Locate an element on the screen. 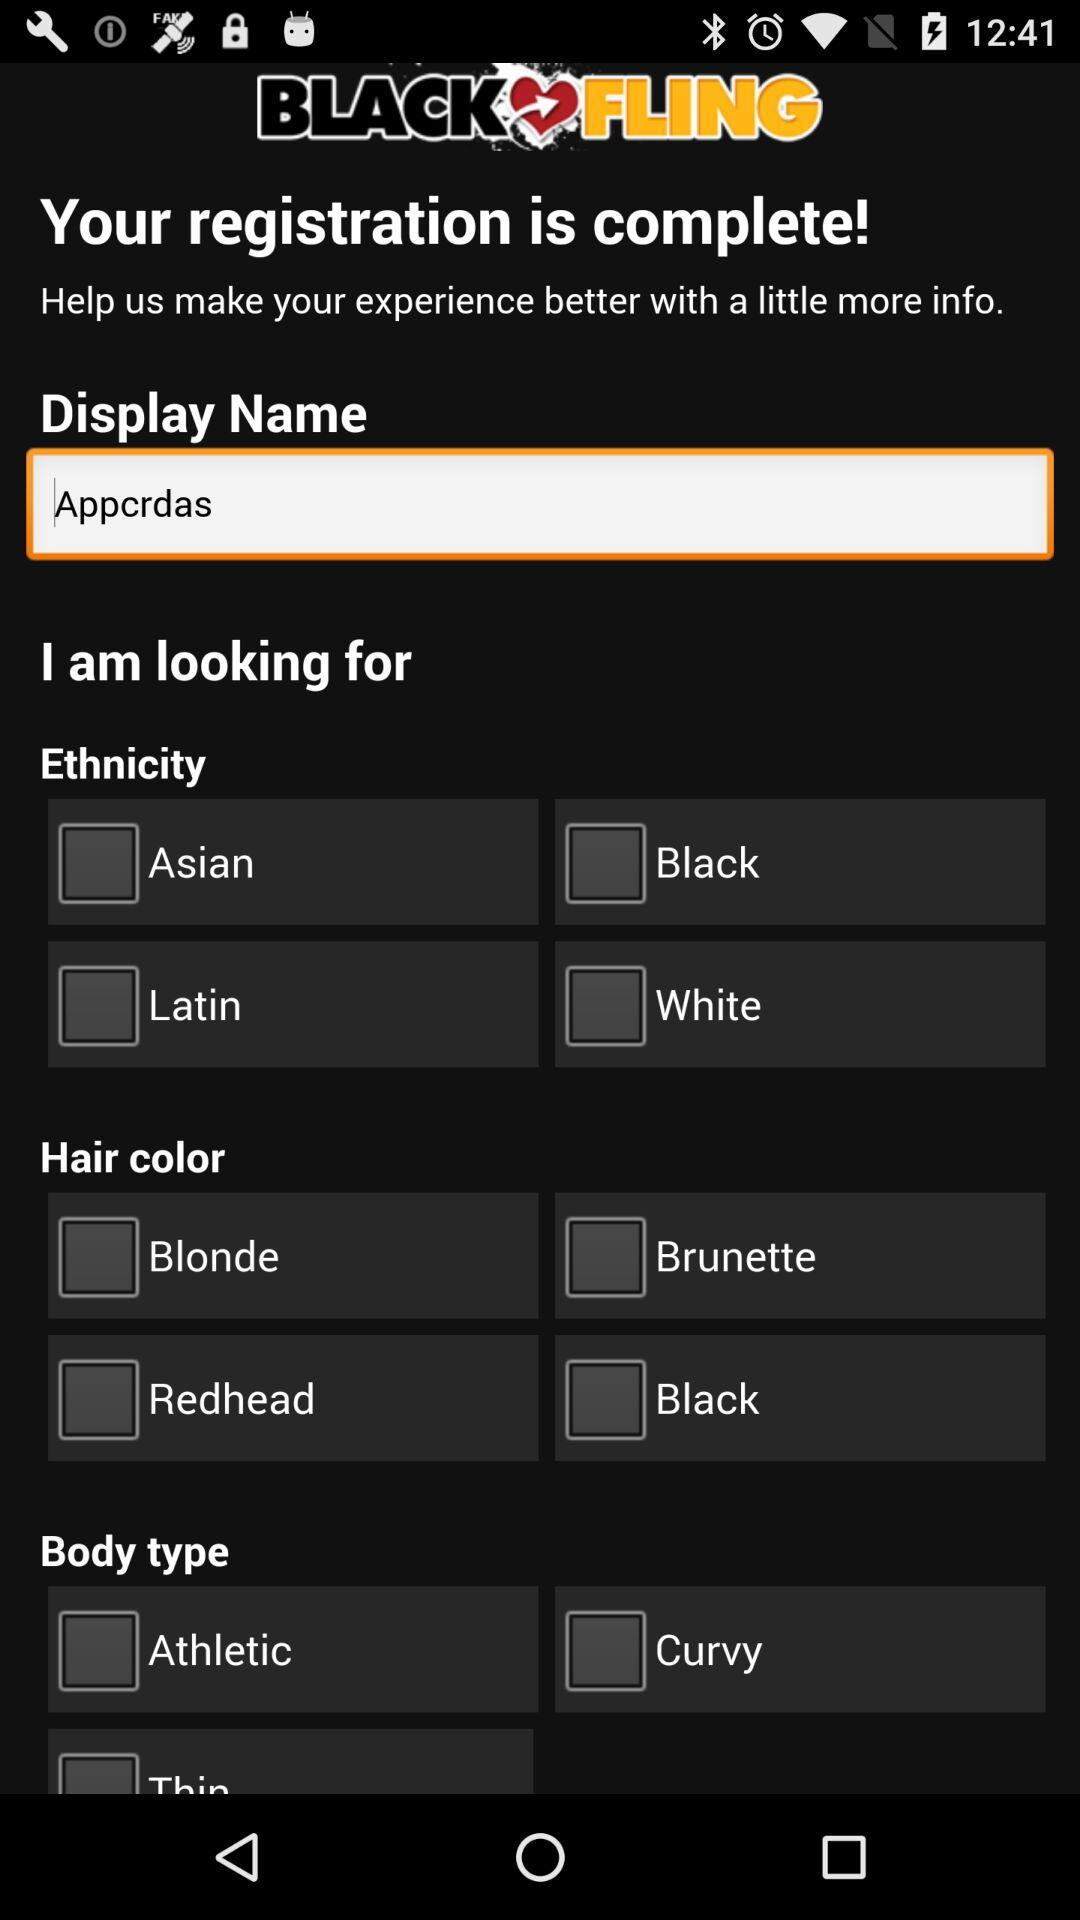  the tittle is located at coordinates (540, 105).